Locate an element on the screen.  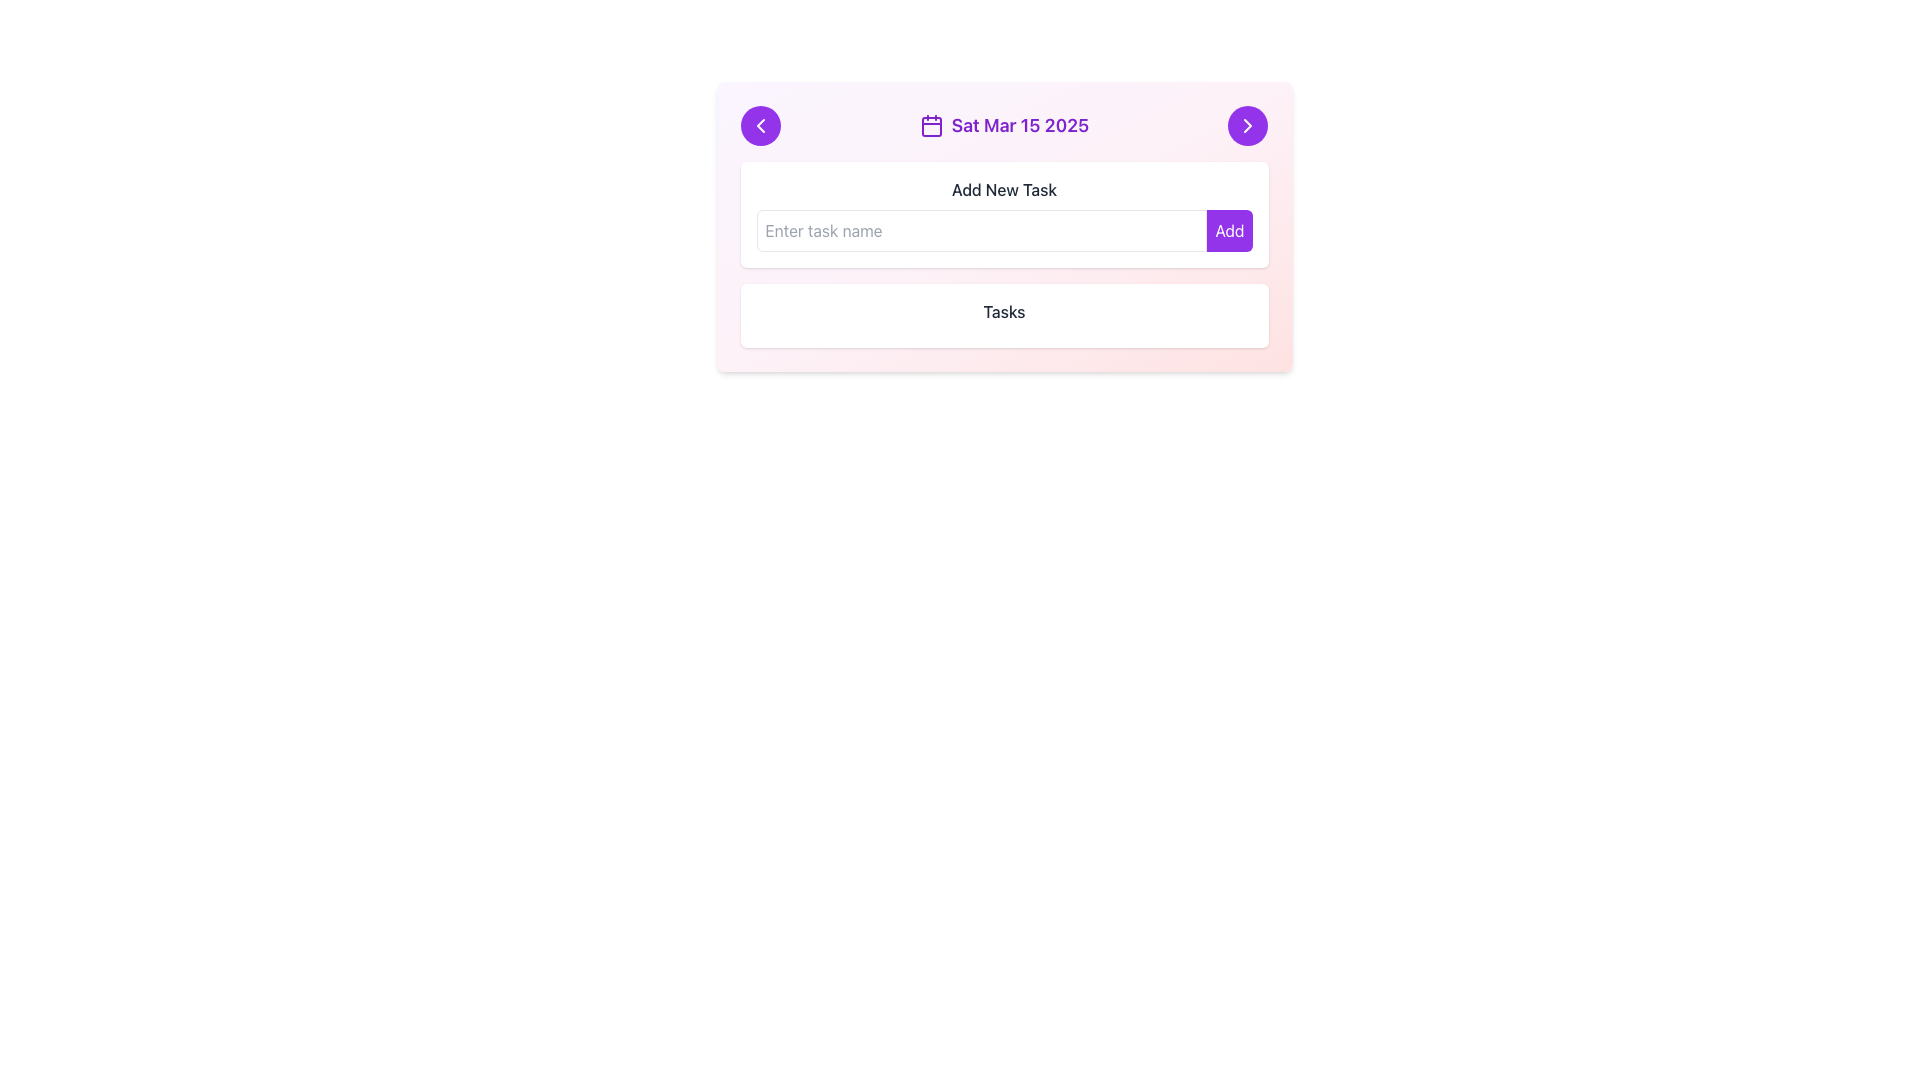
the circular purple button with a white rightwards arrow icon located in the top-right corner of the header section is located at coordinates (1247, 126).